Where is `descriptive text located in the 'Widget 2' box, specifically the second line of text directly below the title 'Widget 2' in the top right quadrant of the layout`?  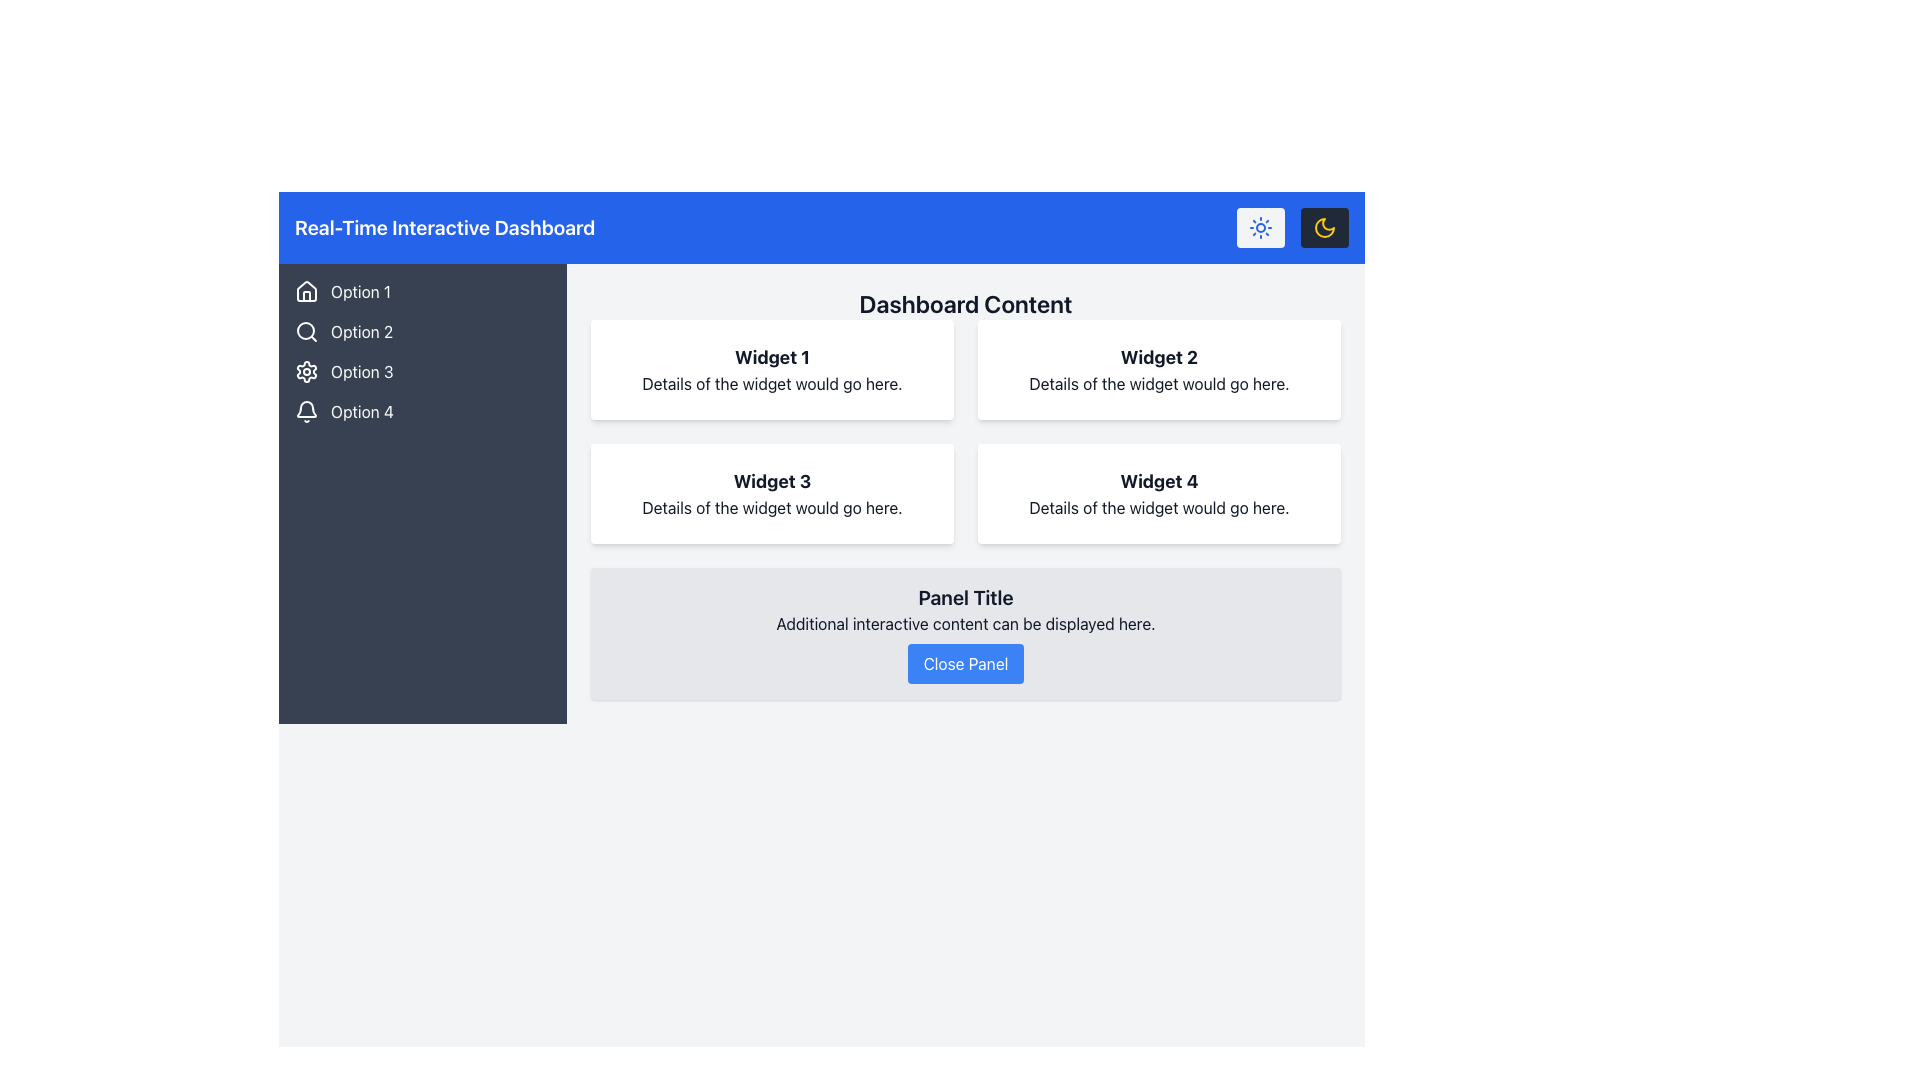
descriptive text located in the 'Widget 2' box, specifically the second line of text directly below the title 'Widget 2' in the top right quadrant of the layout is located at coordinates (1159, 384).